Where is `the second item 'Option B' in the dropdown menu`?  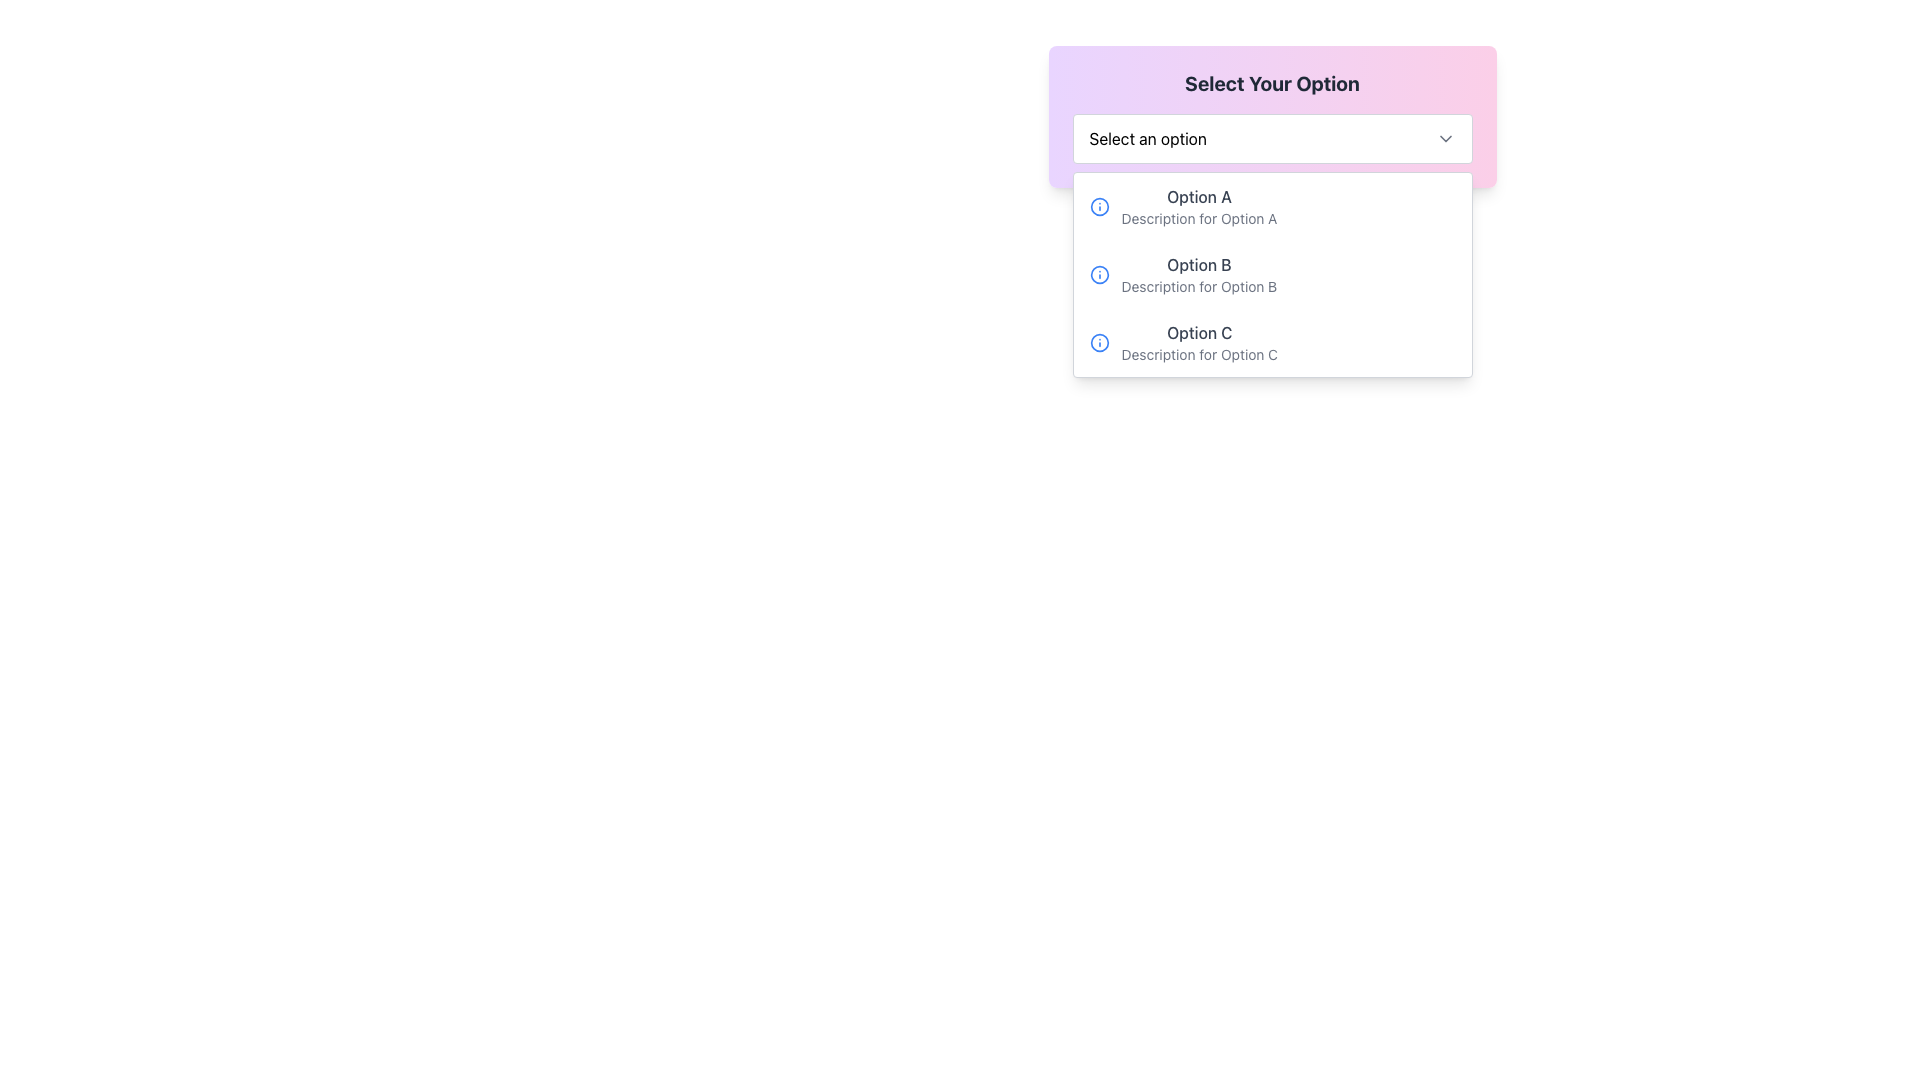 the second item 'Option B' in the dropdown menu is located at coordinates (1271, 274).